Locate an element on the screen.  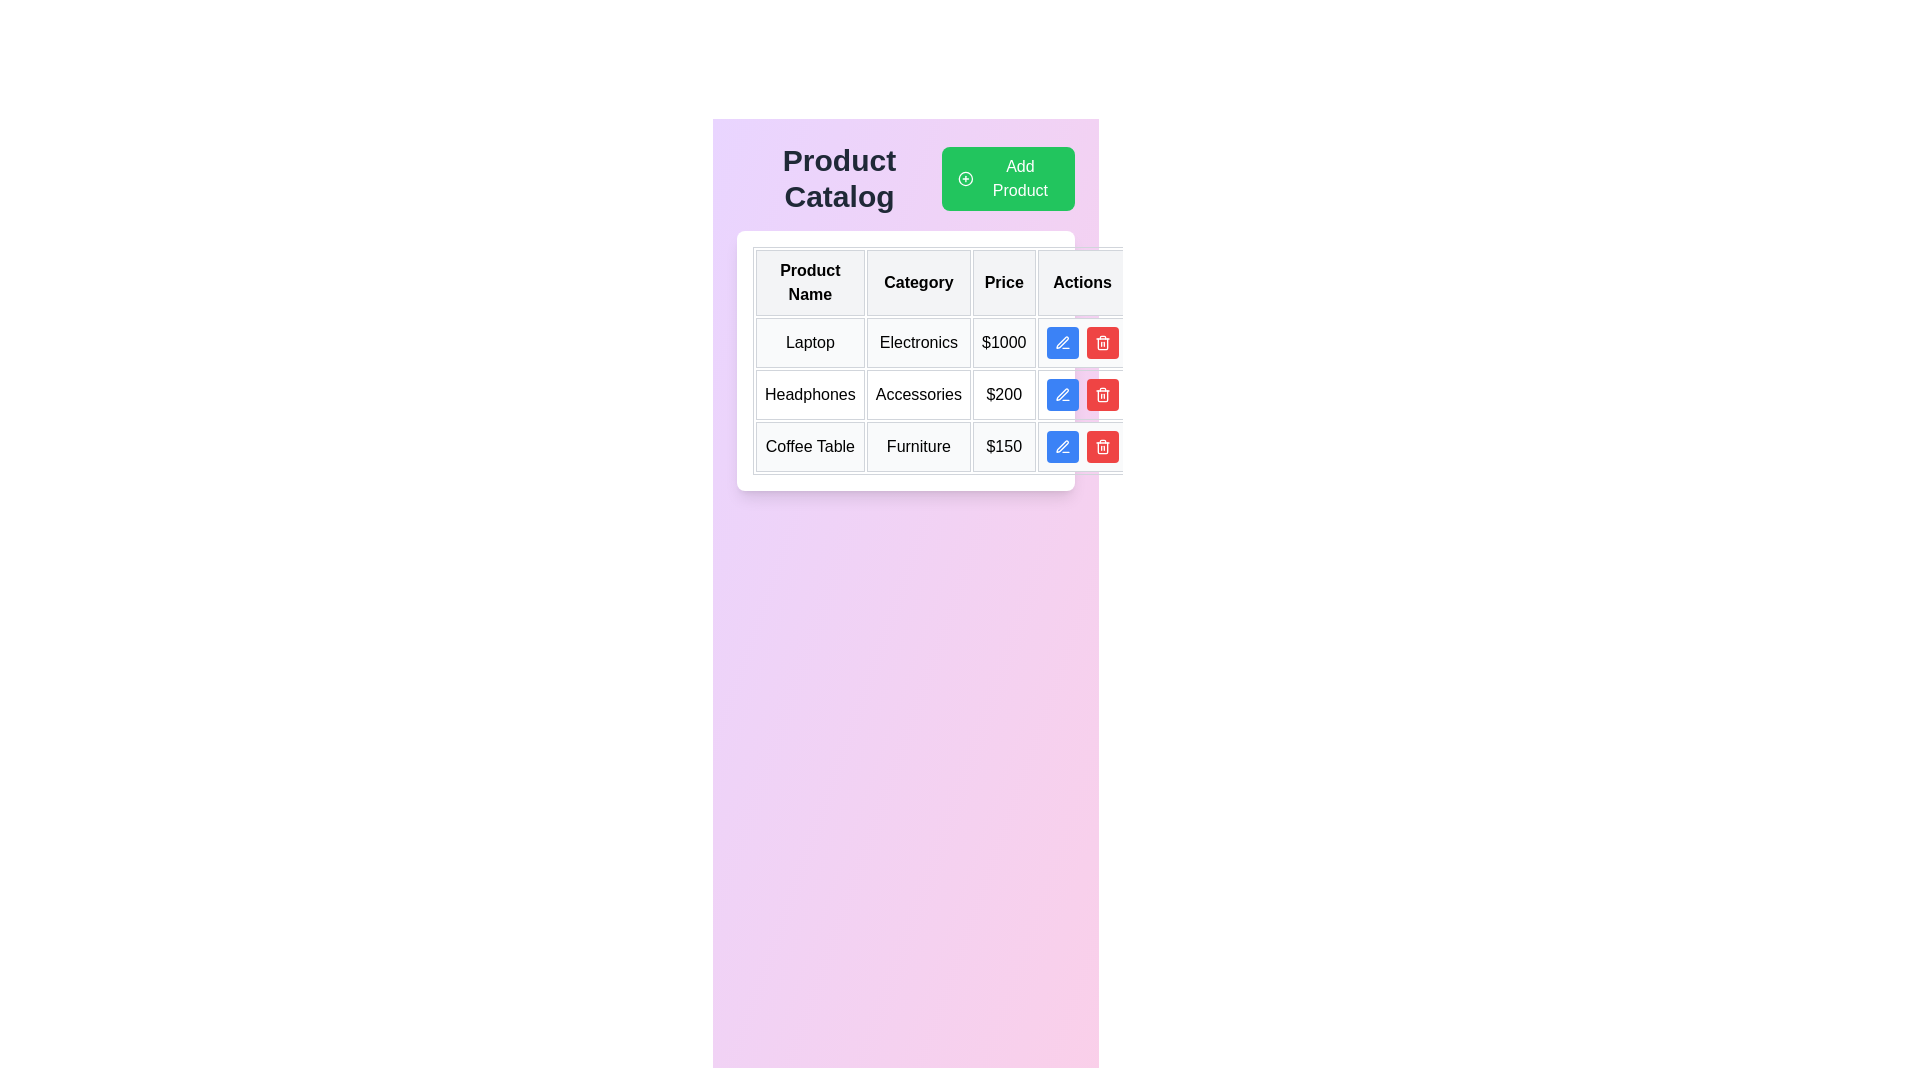
the rectangular section of the trash can icon located in the 'Actions' column of the last row in the product table is located at coordinates (1101, 343).